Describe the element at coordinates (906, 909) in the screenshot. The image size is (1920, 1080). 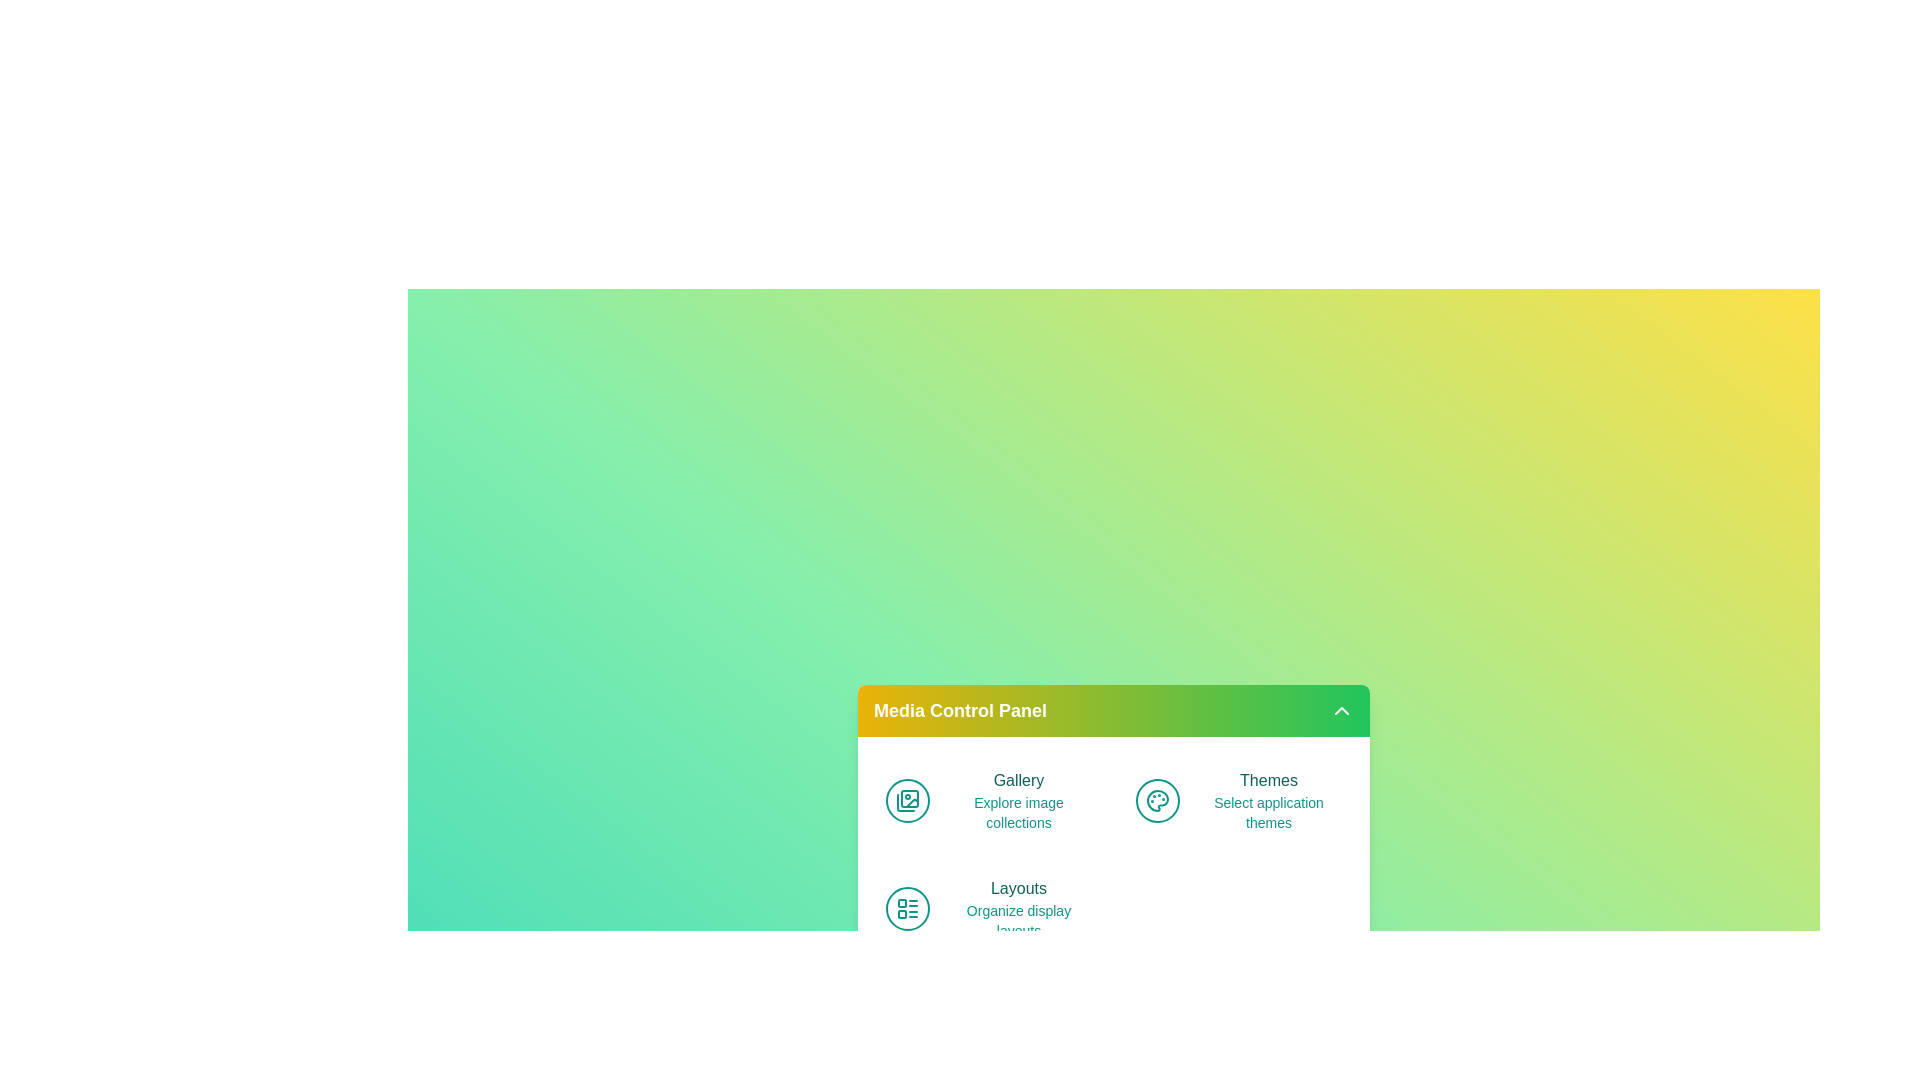
I see `the icon associated with Layouts` at that location.